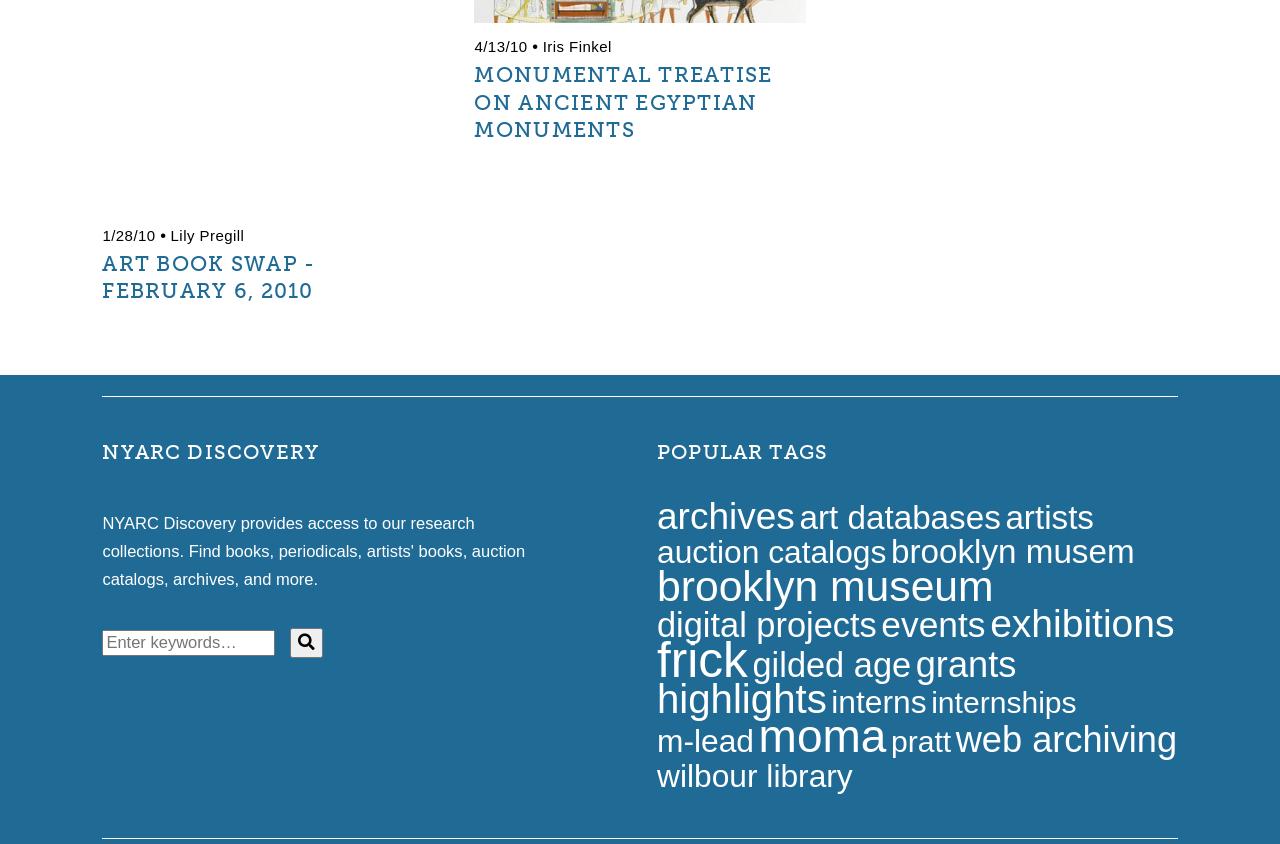 Image resolution: width=1280 pixels, height=844 pixels. I want to click on 'frick', so click(701, 659).